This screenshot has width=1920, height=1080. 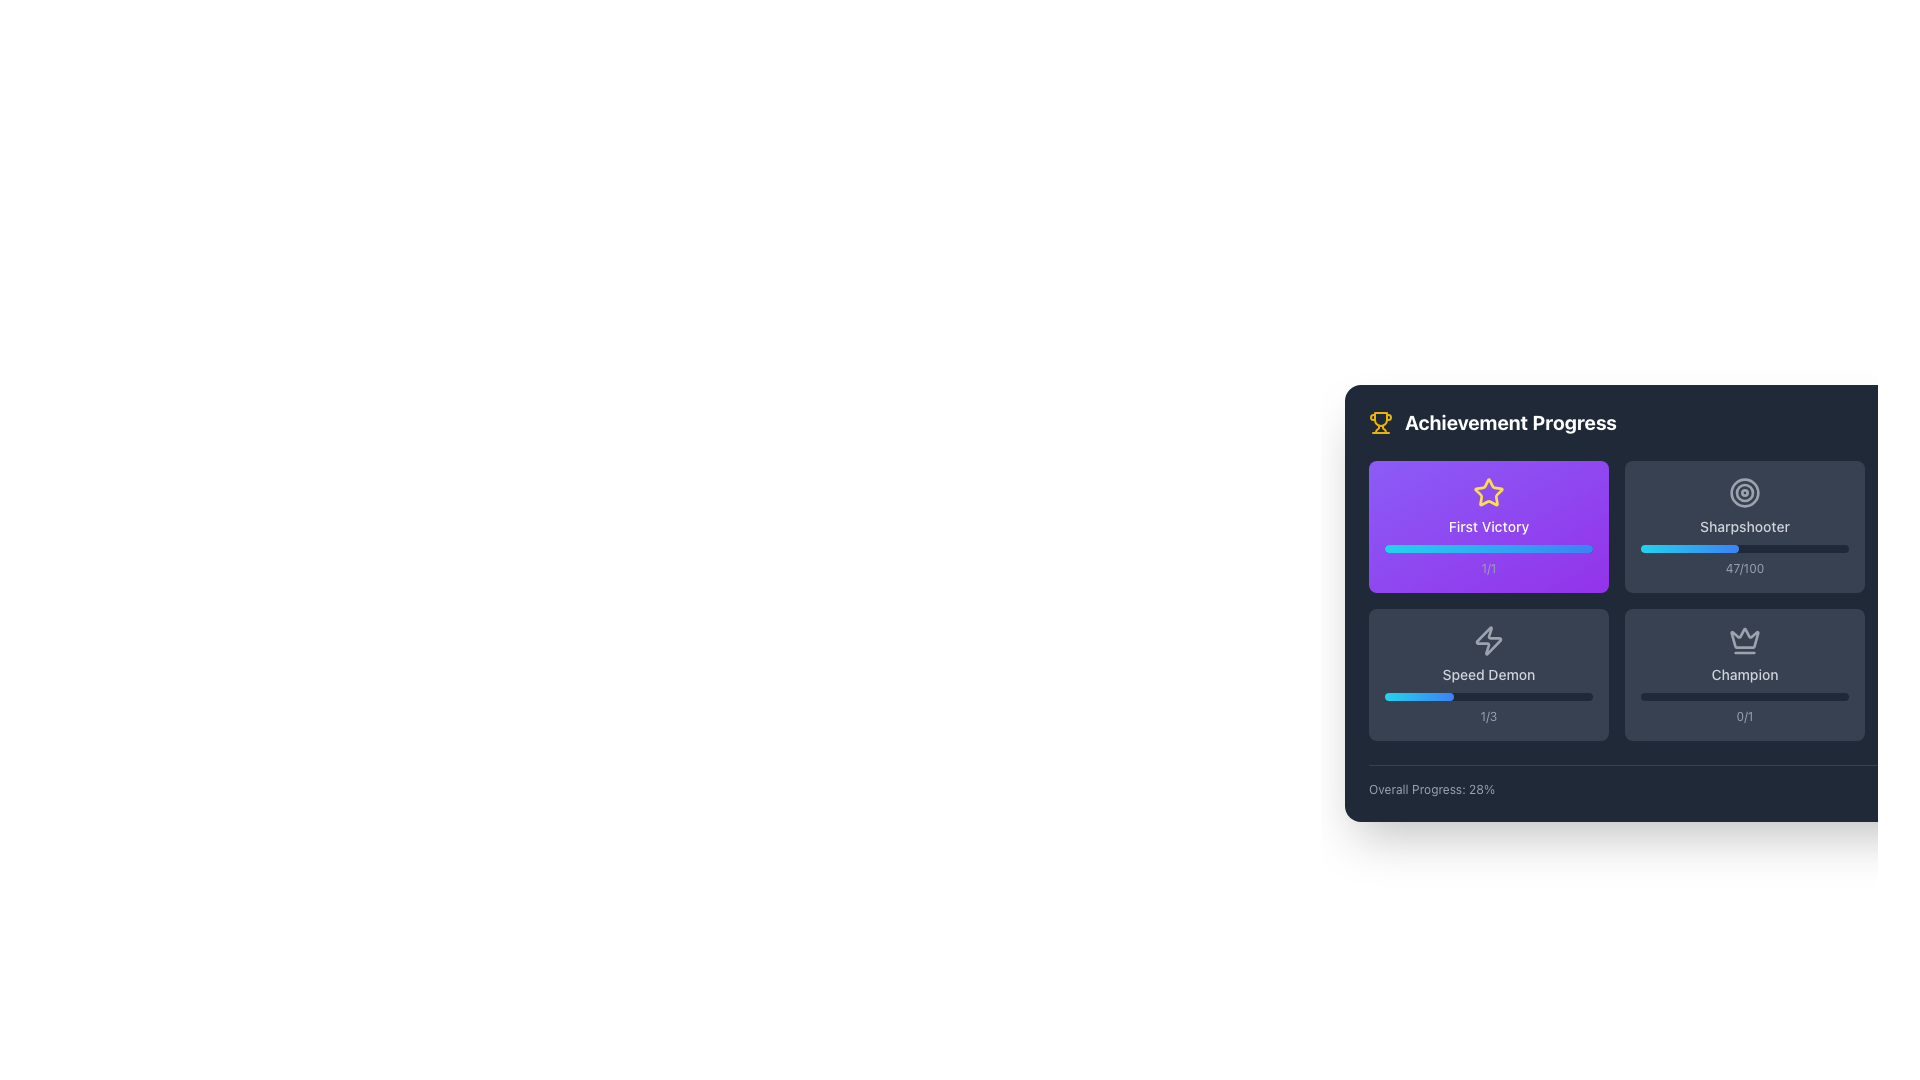 I want to click on the vertical progression bar component labeled 'Champion' that shows achievement progress with an initial value of 0/1, so click(x=1744, y=675).